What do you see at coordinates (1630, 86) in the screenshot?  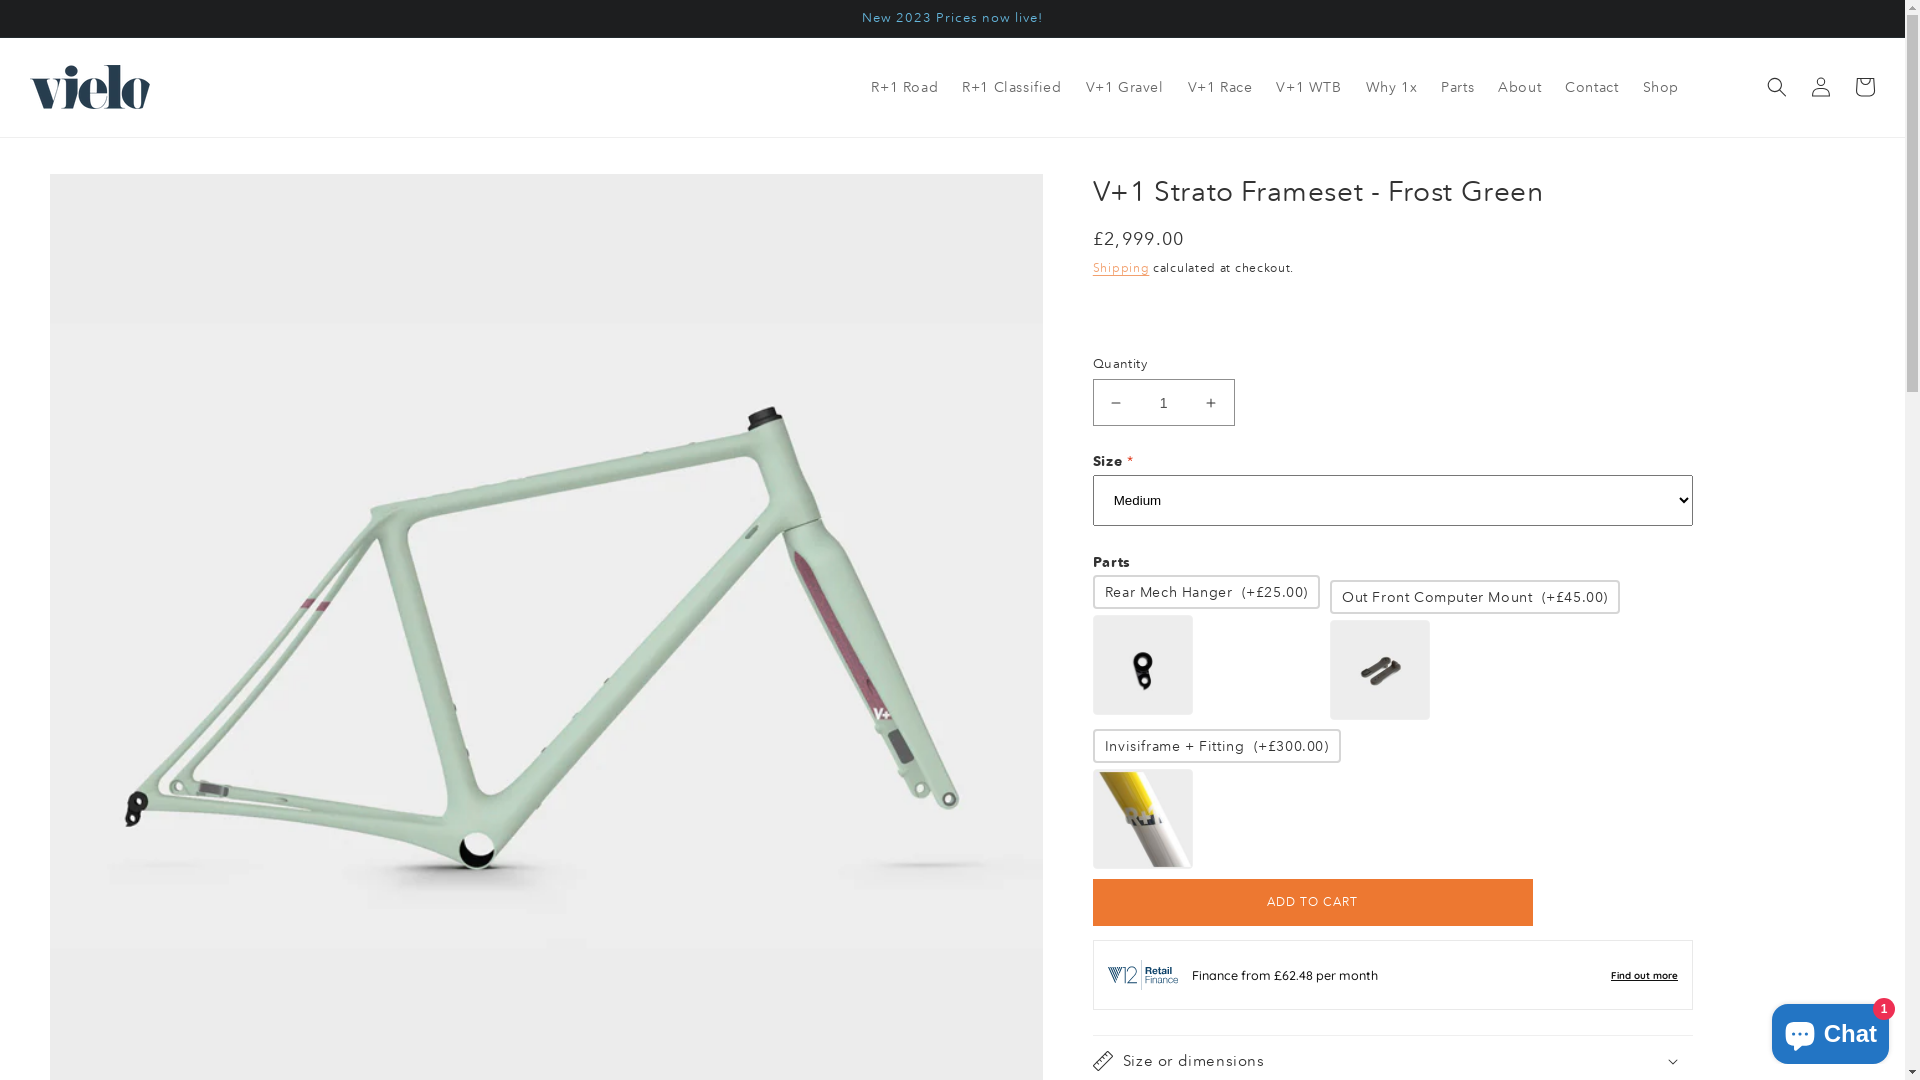 I see `'Shop'` at bounding box center [1630, 86].